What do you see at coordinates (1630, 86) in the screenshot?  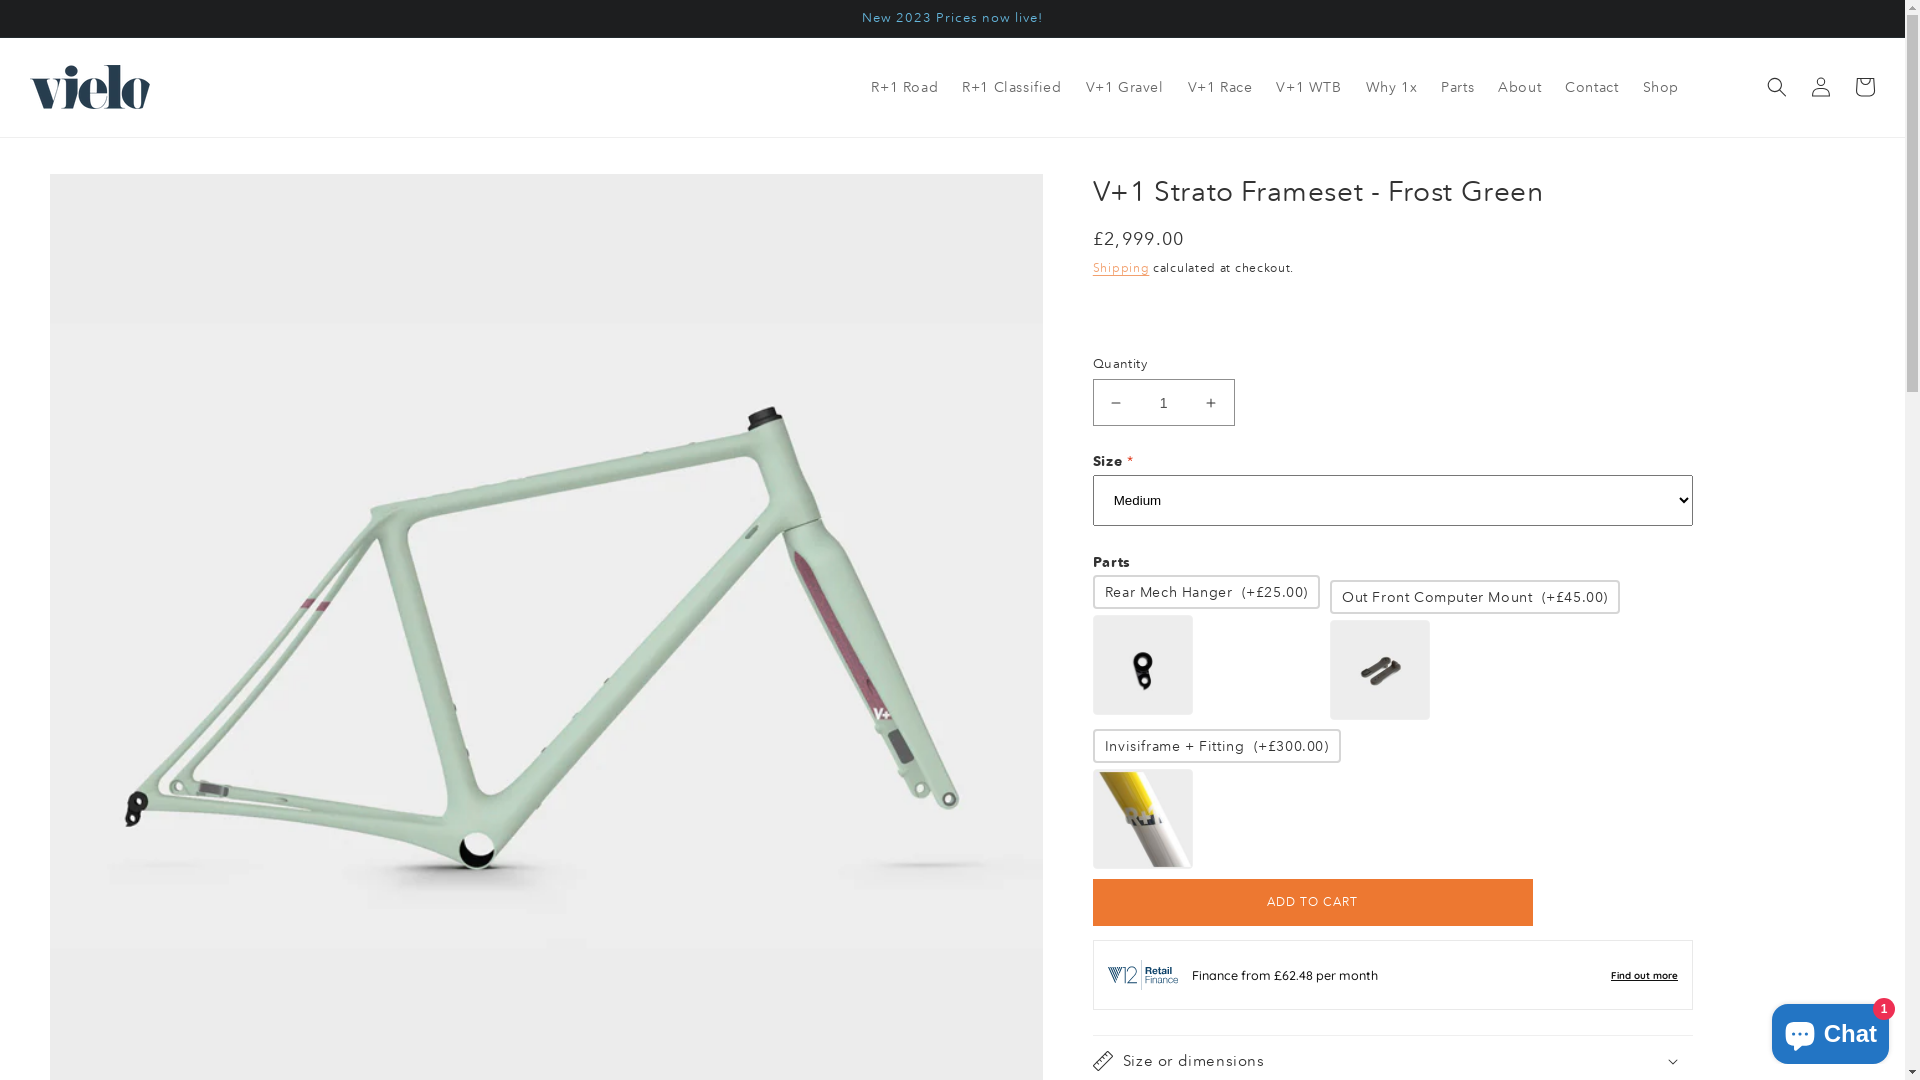 I see `'Shop'` at bounding box center [1630, 86].